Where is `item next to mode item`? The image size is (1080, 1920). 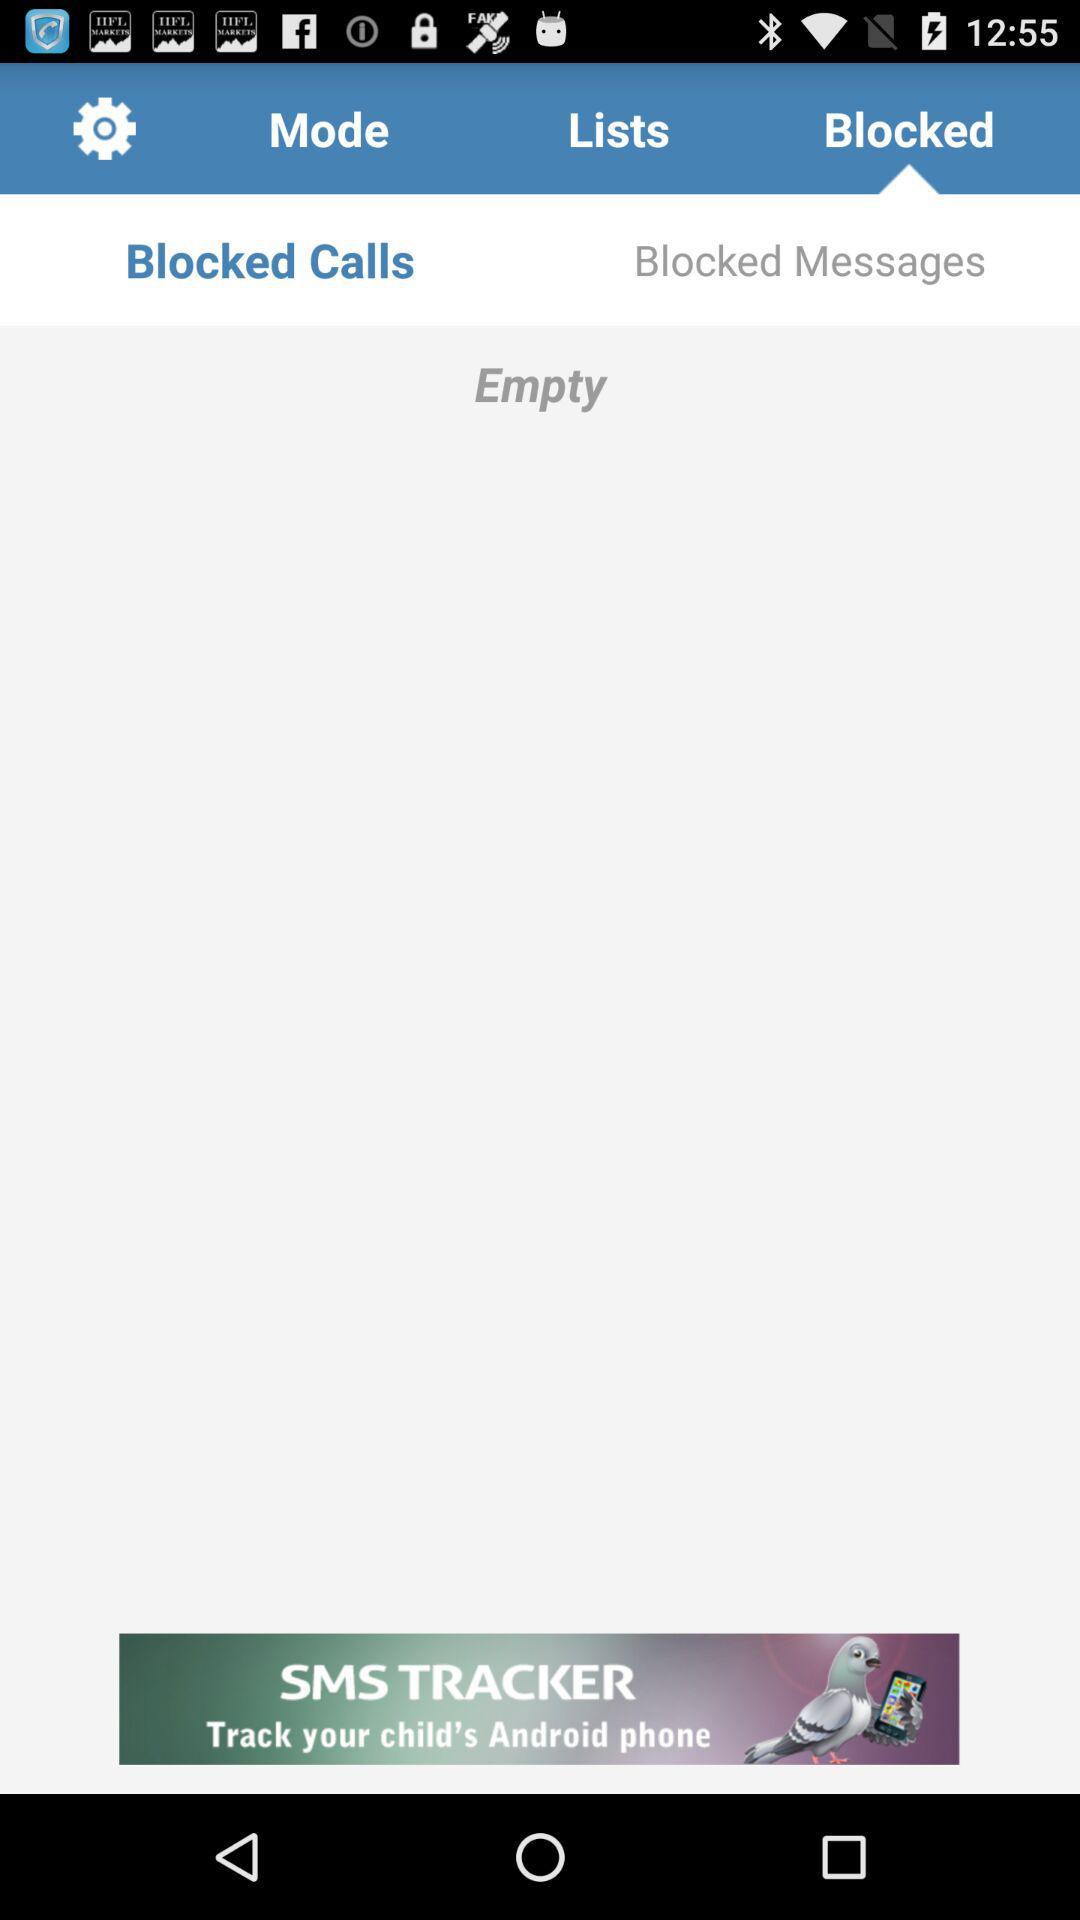
item next to mode item is located at coordinates (104, 127).